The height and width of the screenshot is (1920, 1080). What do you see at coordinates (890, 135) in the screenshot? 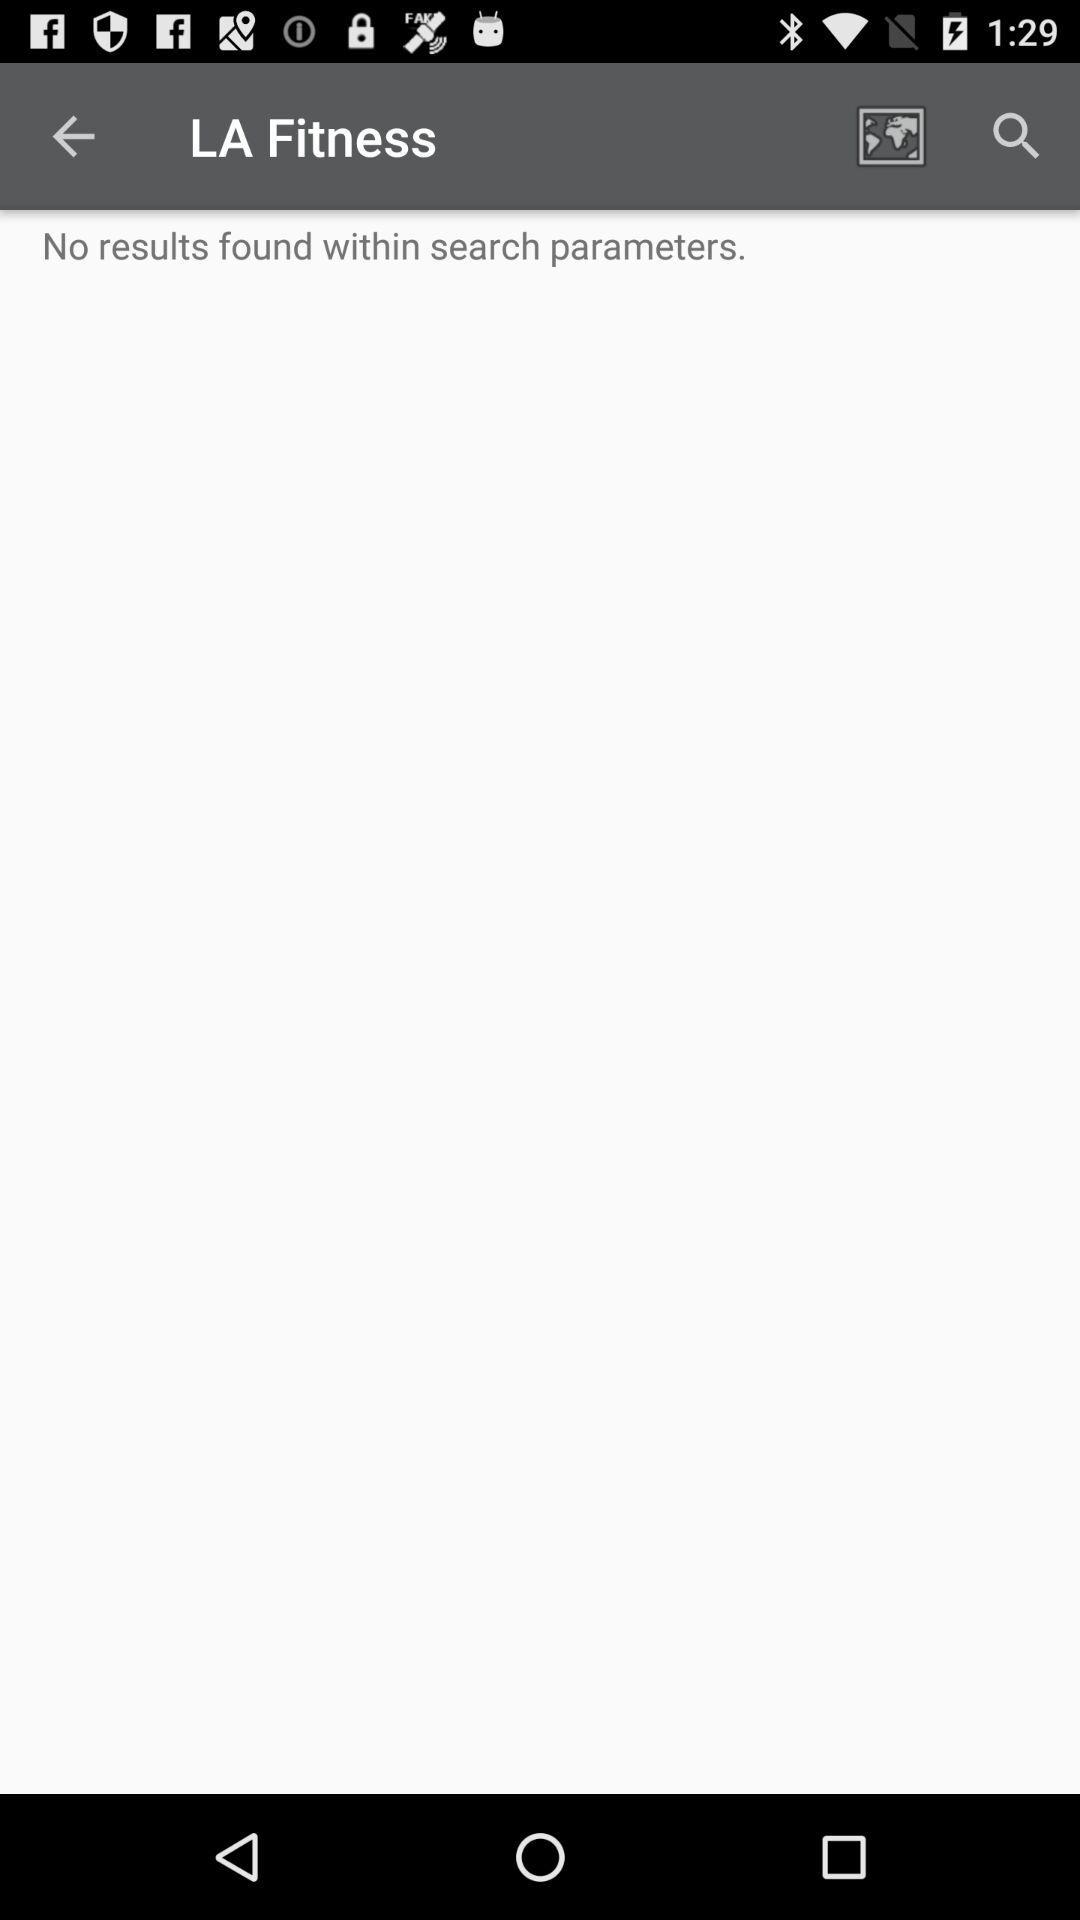
I see `the icon next to la fitness` at bounding box center [890, 135].